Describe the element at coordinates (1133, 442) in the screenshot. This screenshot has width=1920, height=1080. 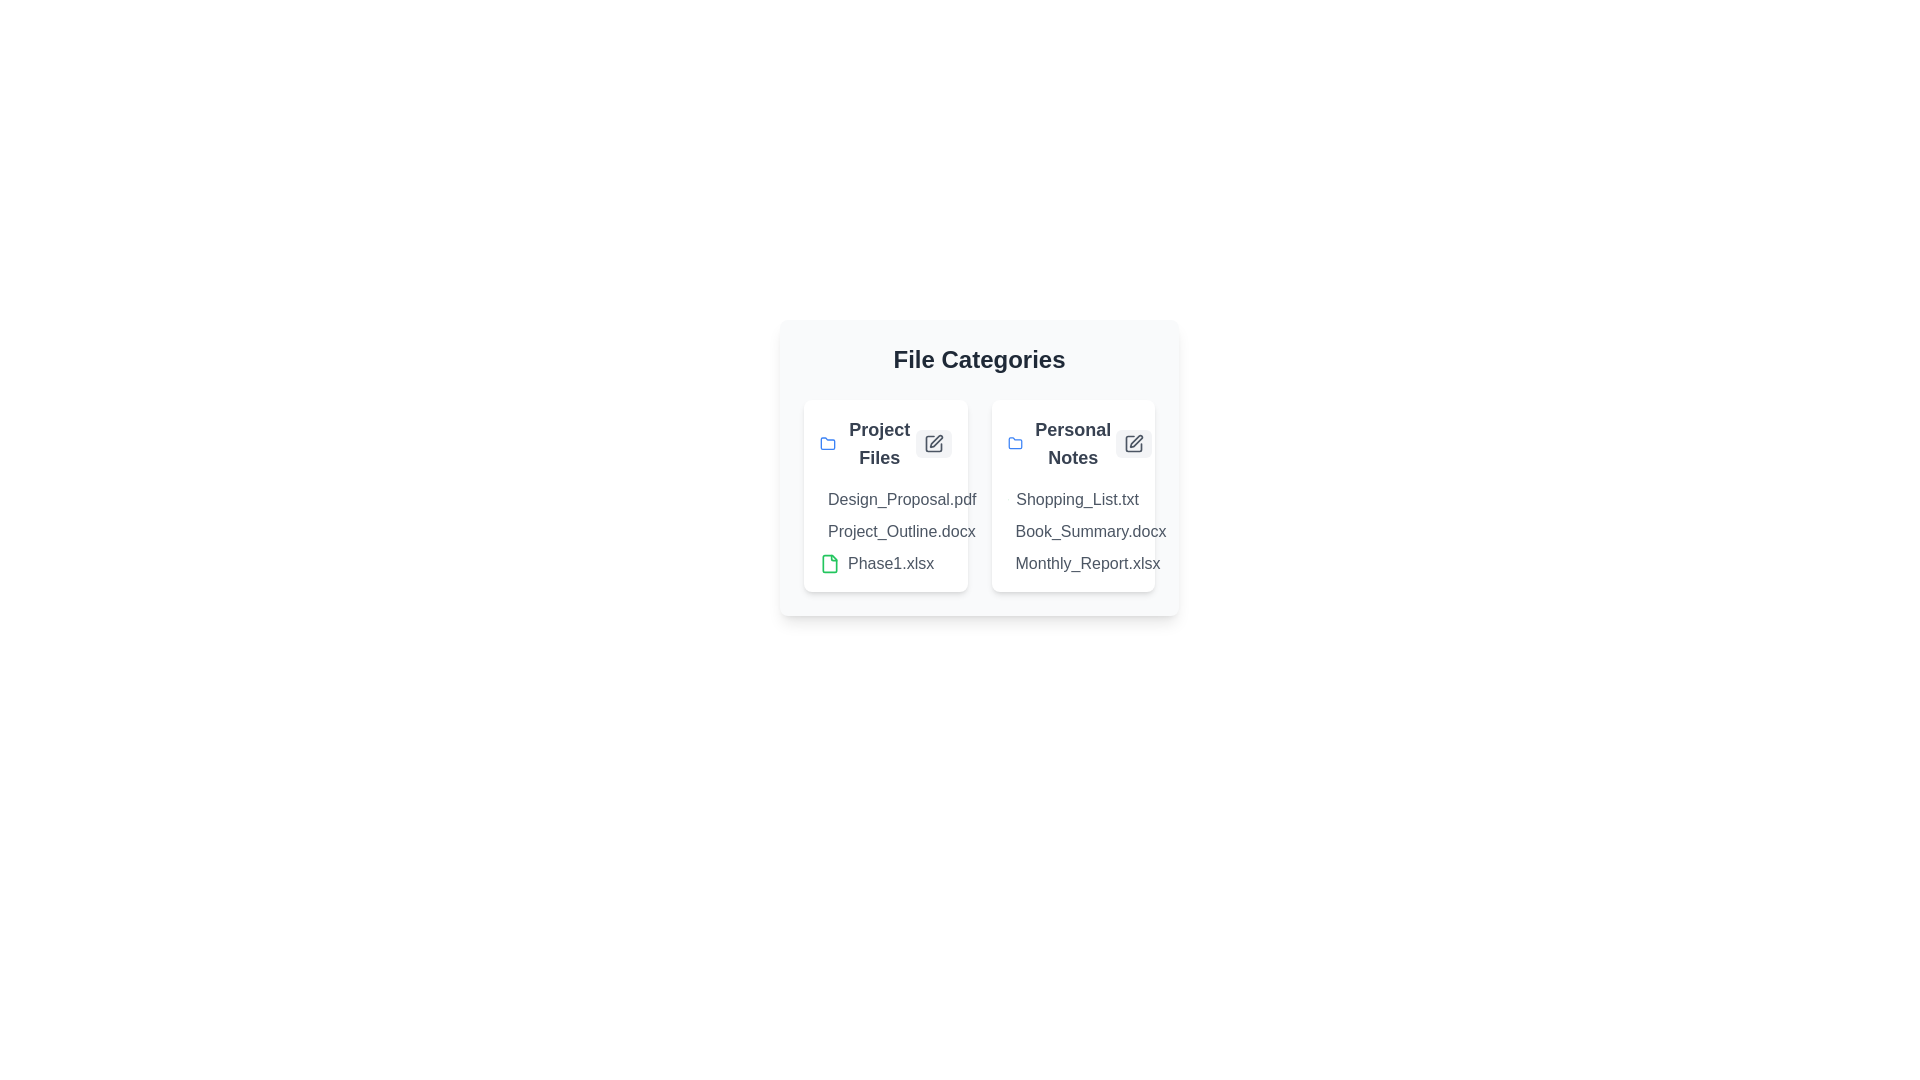
I see `edit button for the category Personal Notes` at that location.